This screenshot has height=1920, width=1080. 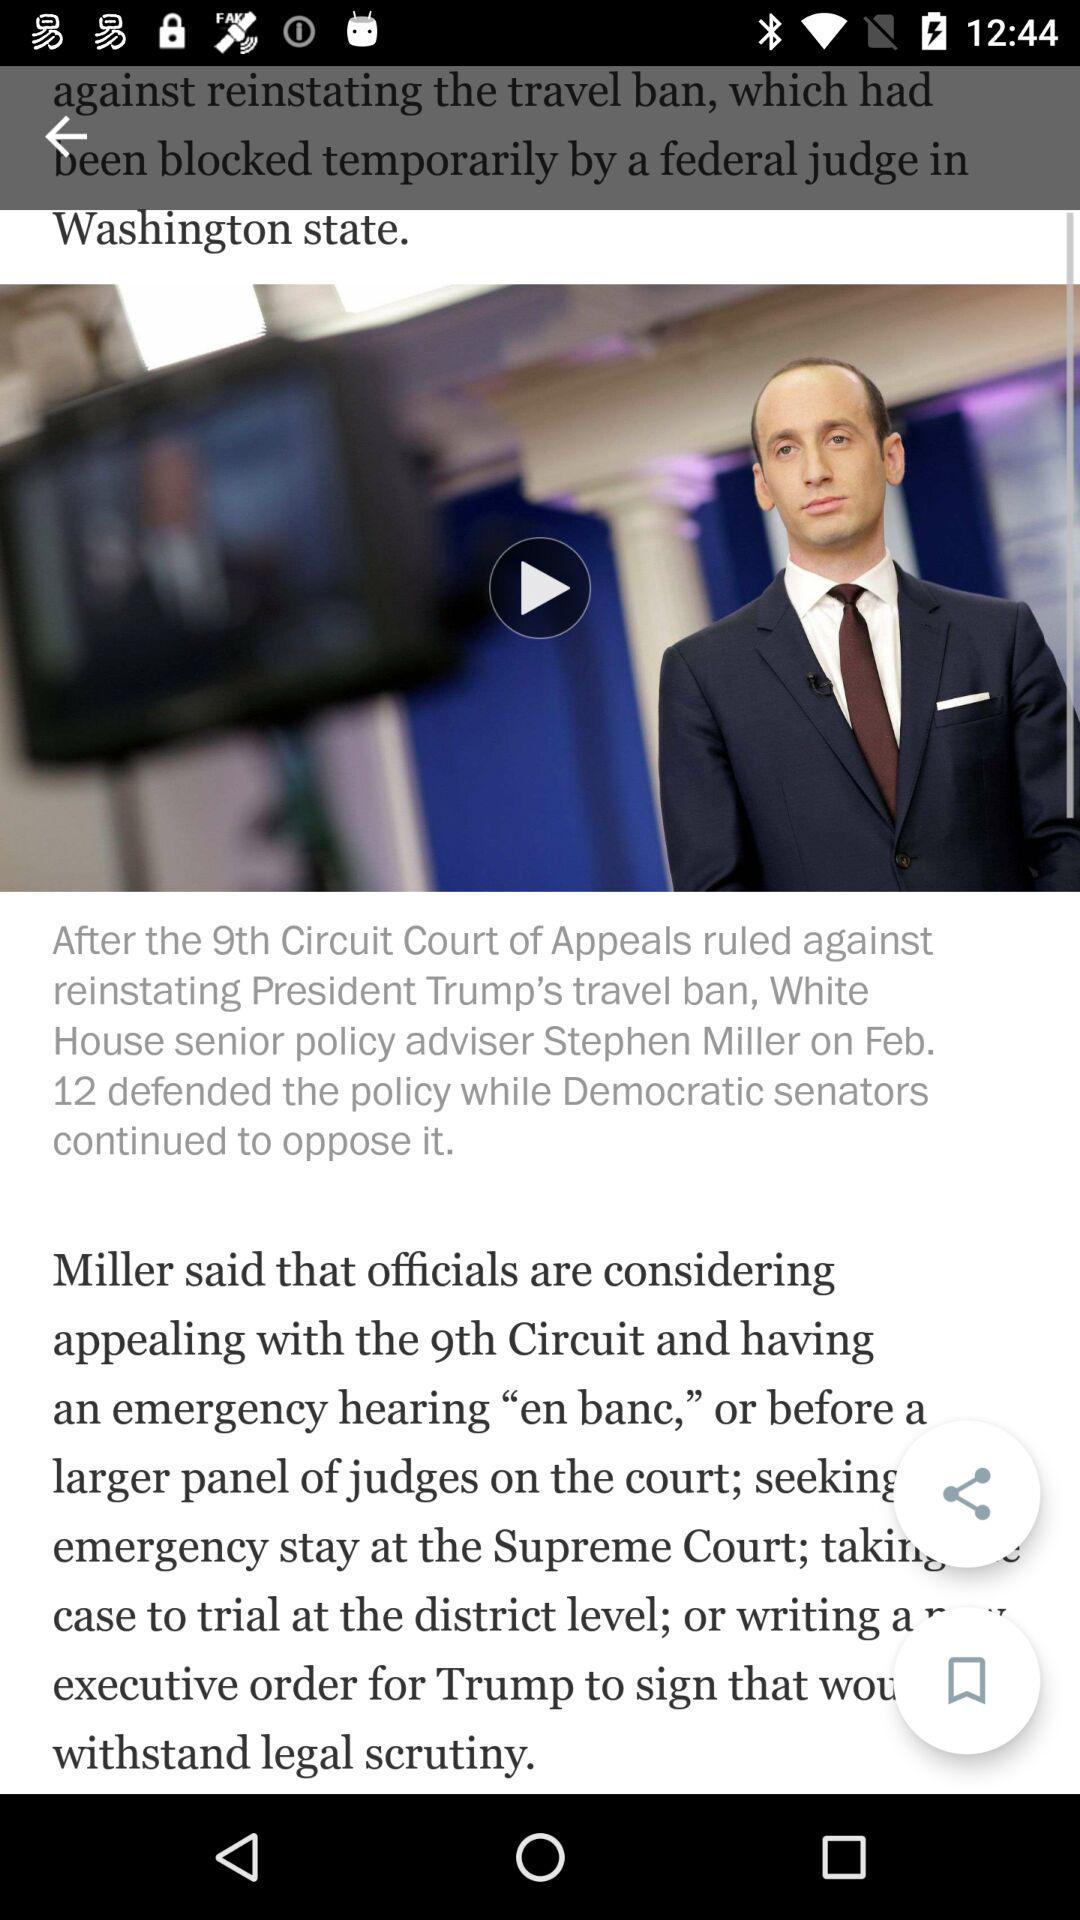 I want to click on video, so click(x=540, y=587).